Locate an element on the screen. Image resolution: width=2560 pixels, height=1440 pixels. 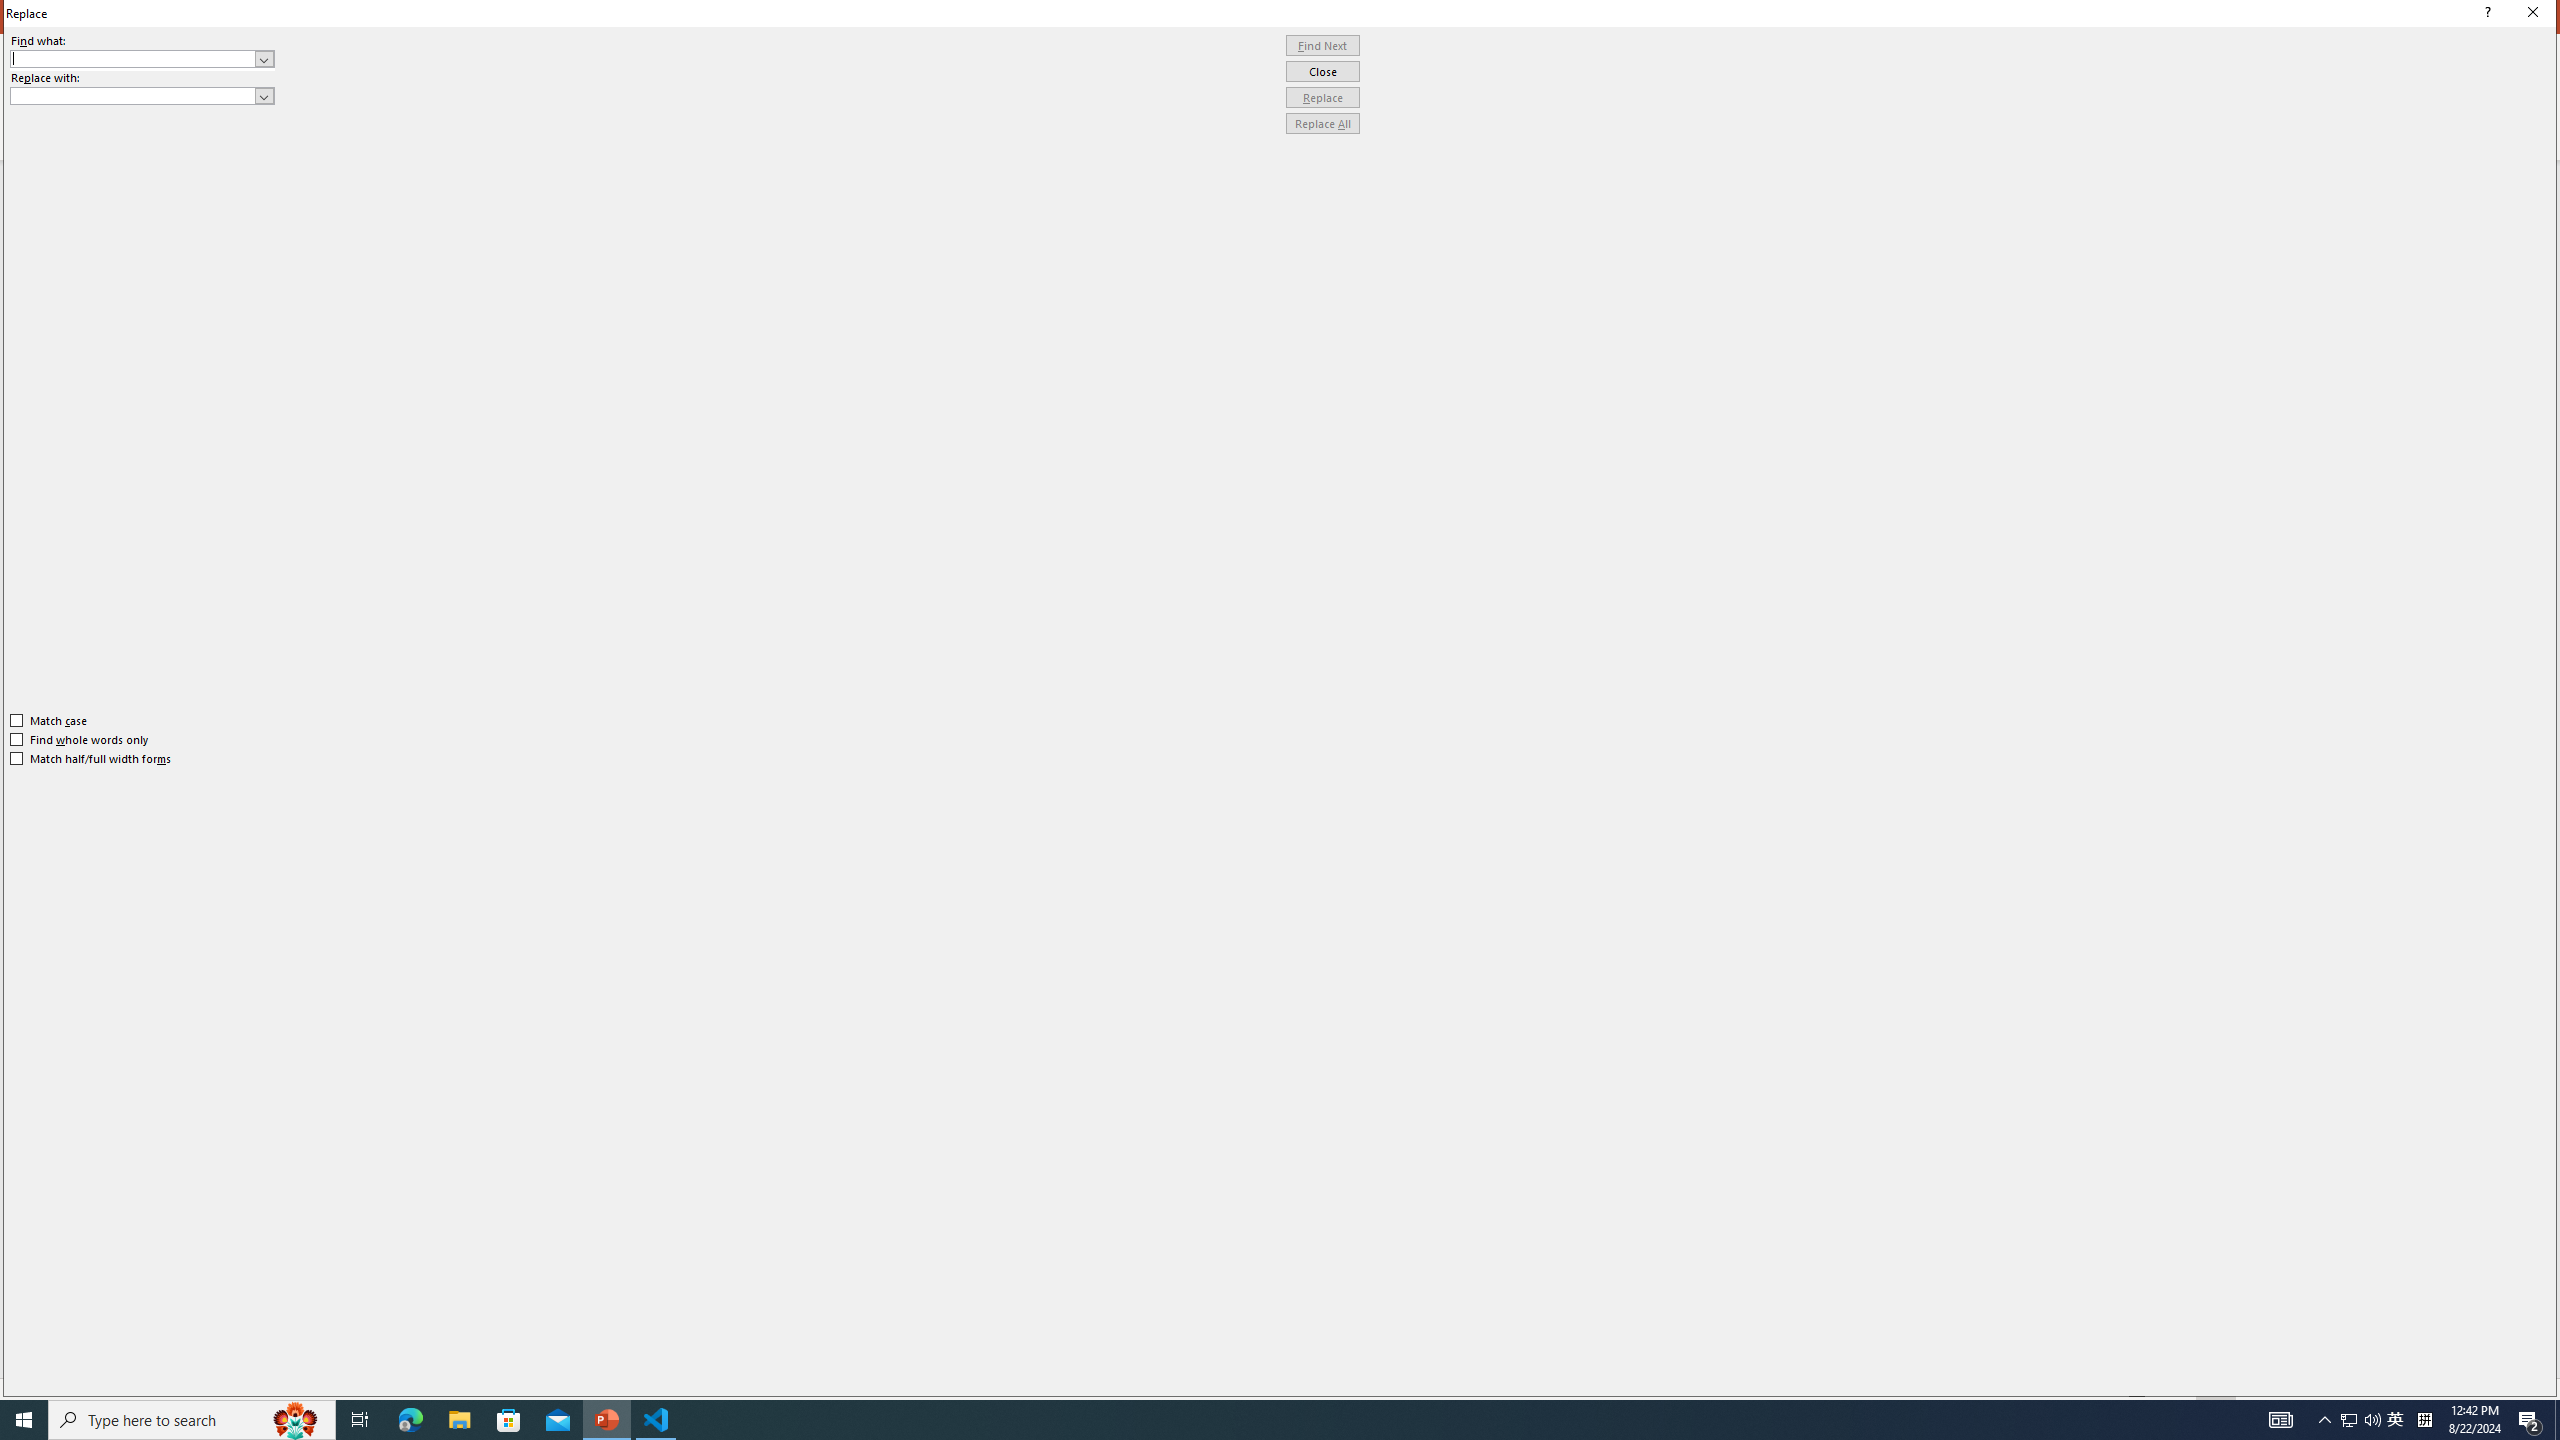
'Find what' is located at coordinates (133, 58).